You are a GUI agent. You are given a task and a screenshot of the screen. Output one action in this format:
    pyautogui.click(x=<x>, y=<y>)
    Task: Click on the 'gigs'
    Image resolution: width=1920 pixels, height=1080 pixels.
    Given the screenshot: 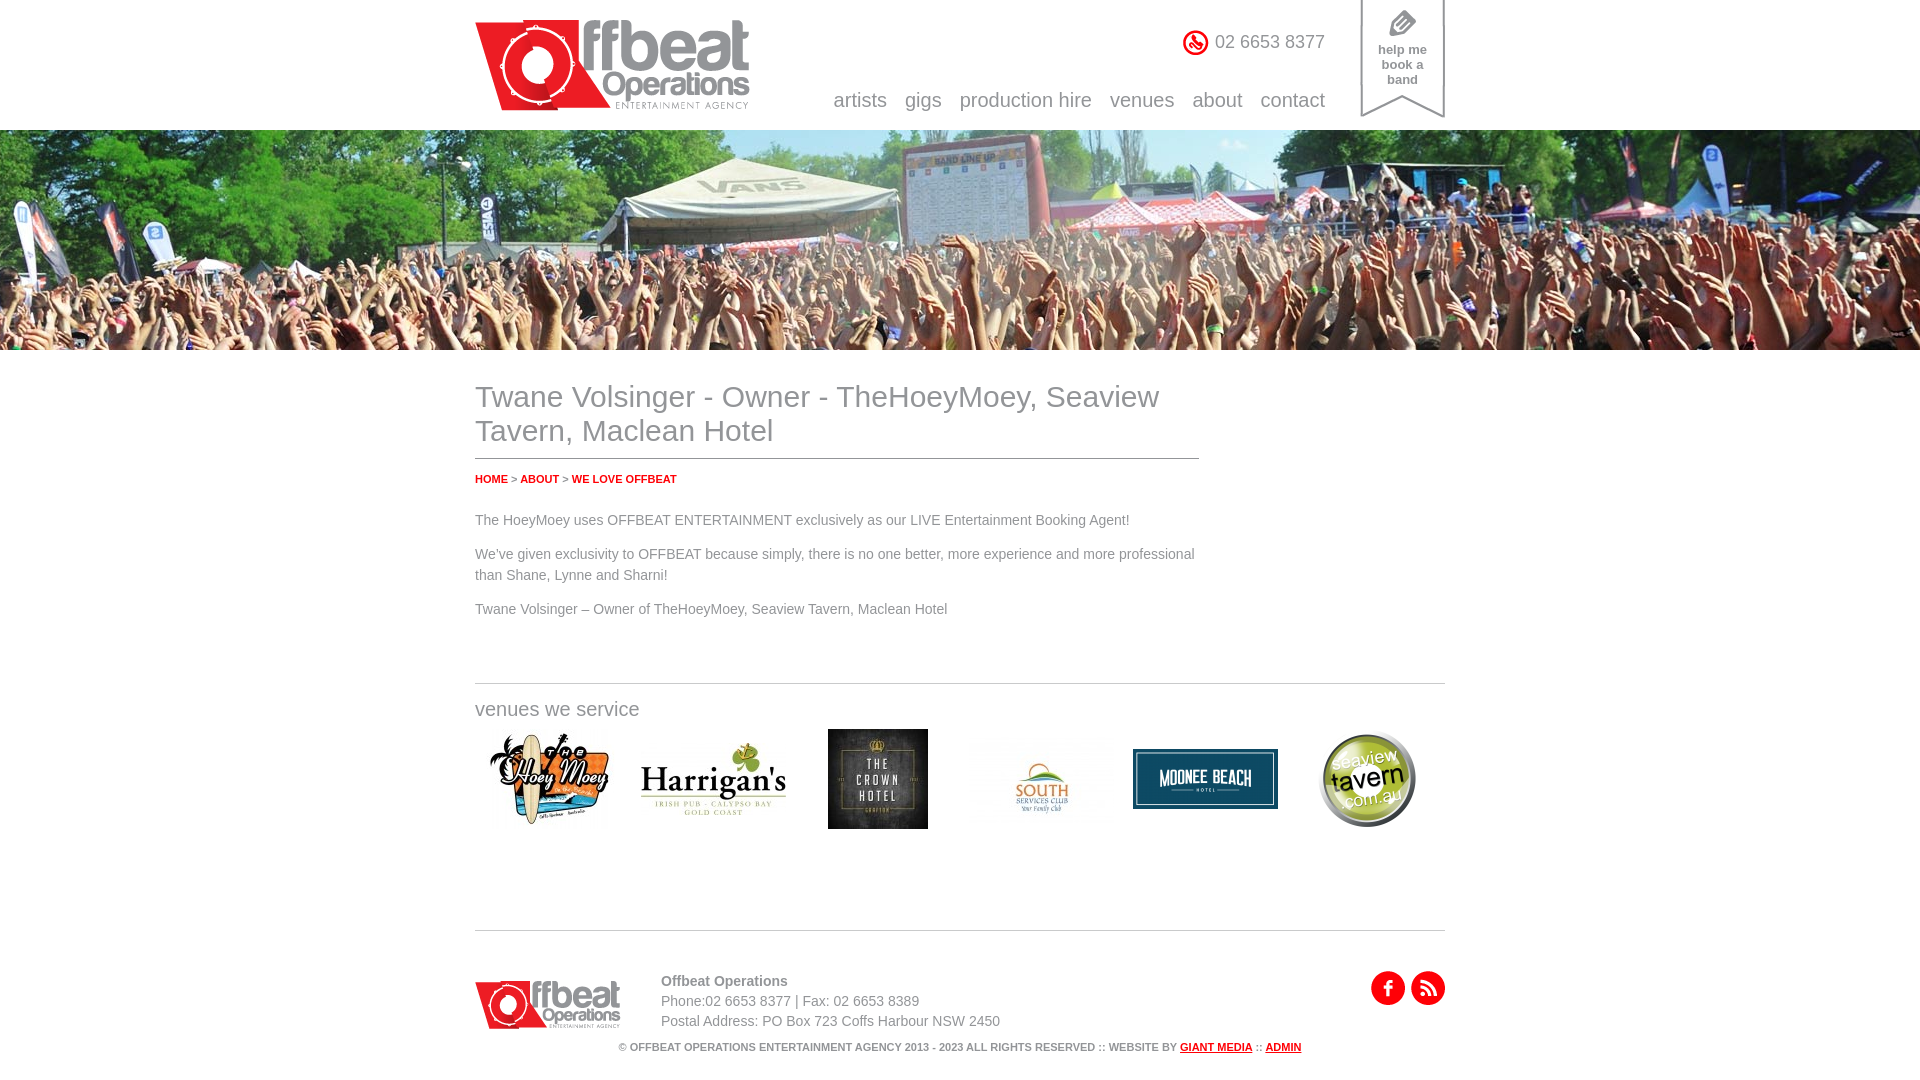 What is the action you would take?
    pyautogui.click(x=922, y=100)
    